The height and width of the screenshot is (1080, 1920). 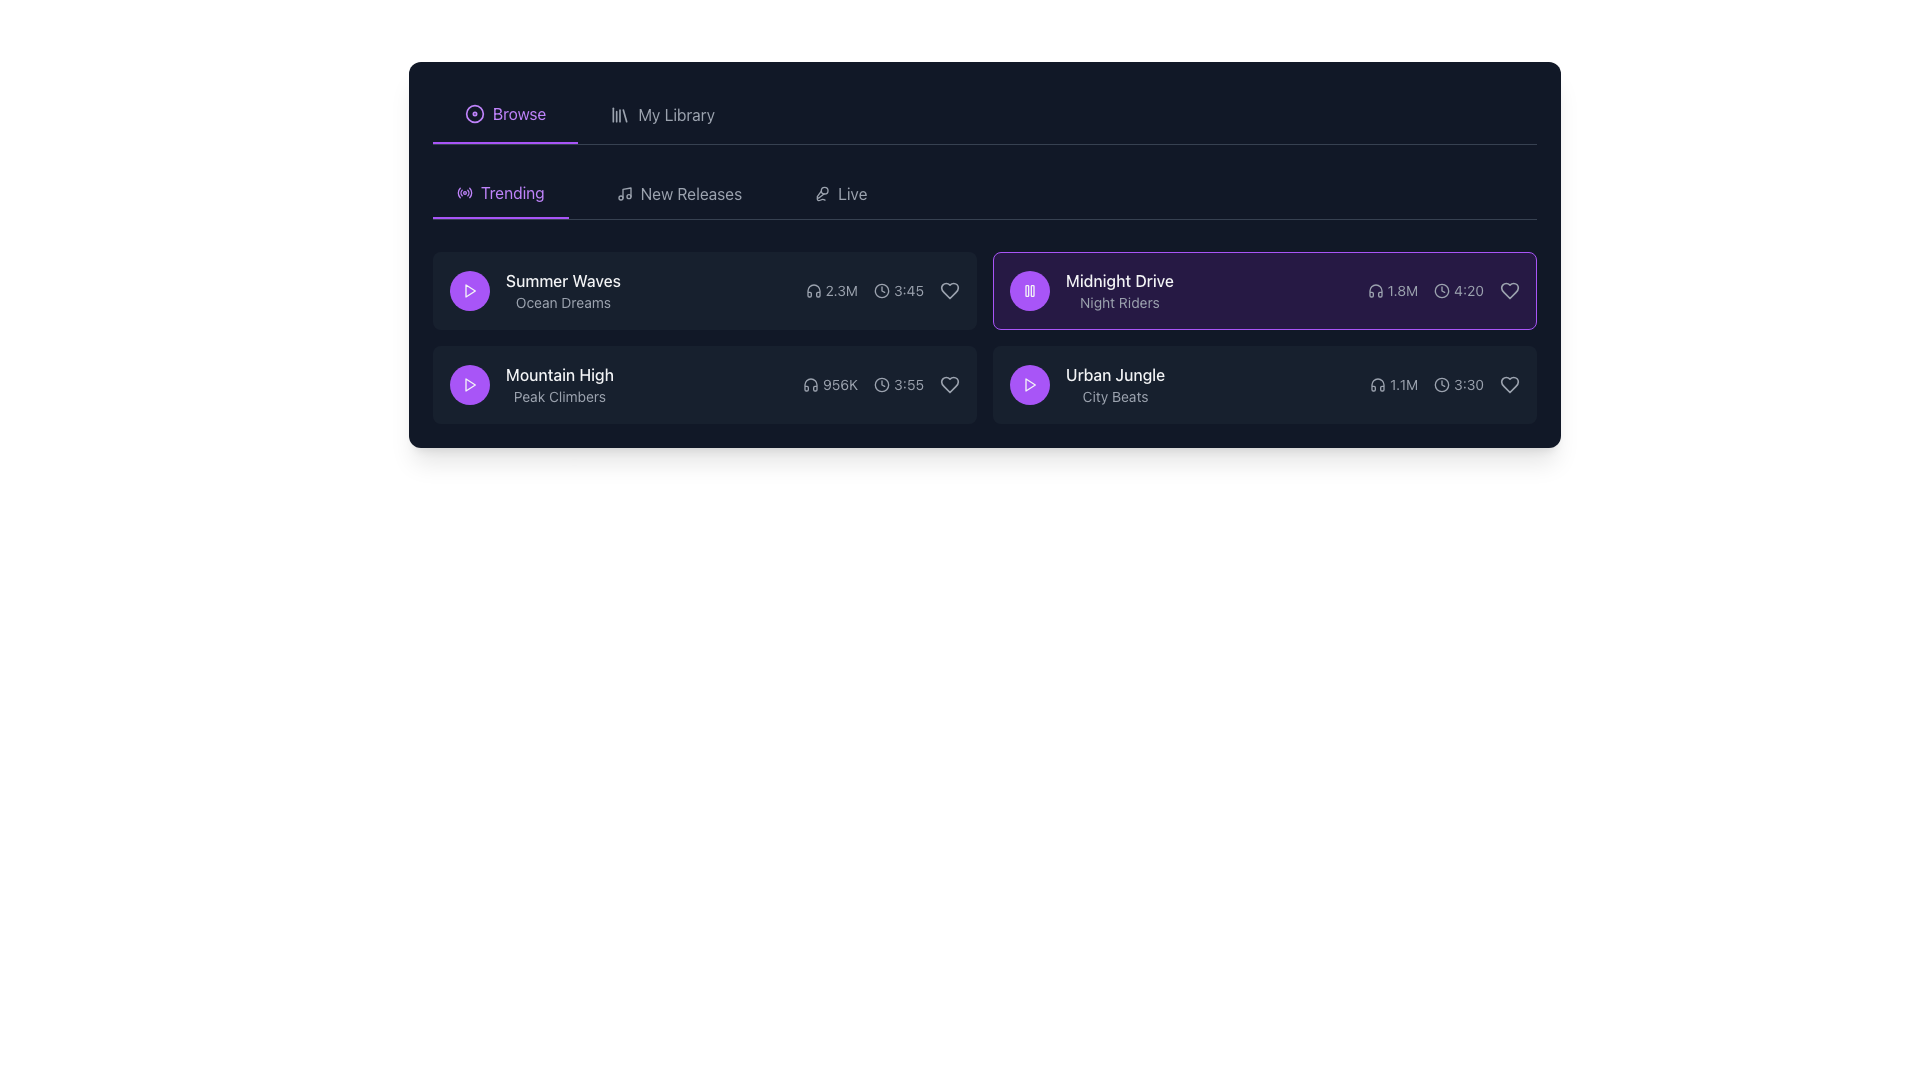 What do you see at coordinates (1442, 290) in the screenshot?
I see `the icon representing the duration of the song 'Midnight Drive', which is located to the left of the text '4:20'` at bounding box center [1442, 290].